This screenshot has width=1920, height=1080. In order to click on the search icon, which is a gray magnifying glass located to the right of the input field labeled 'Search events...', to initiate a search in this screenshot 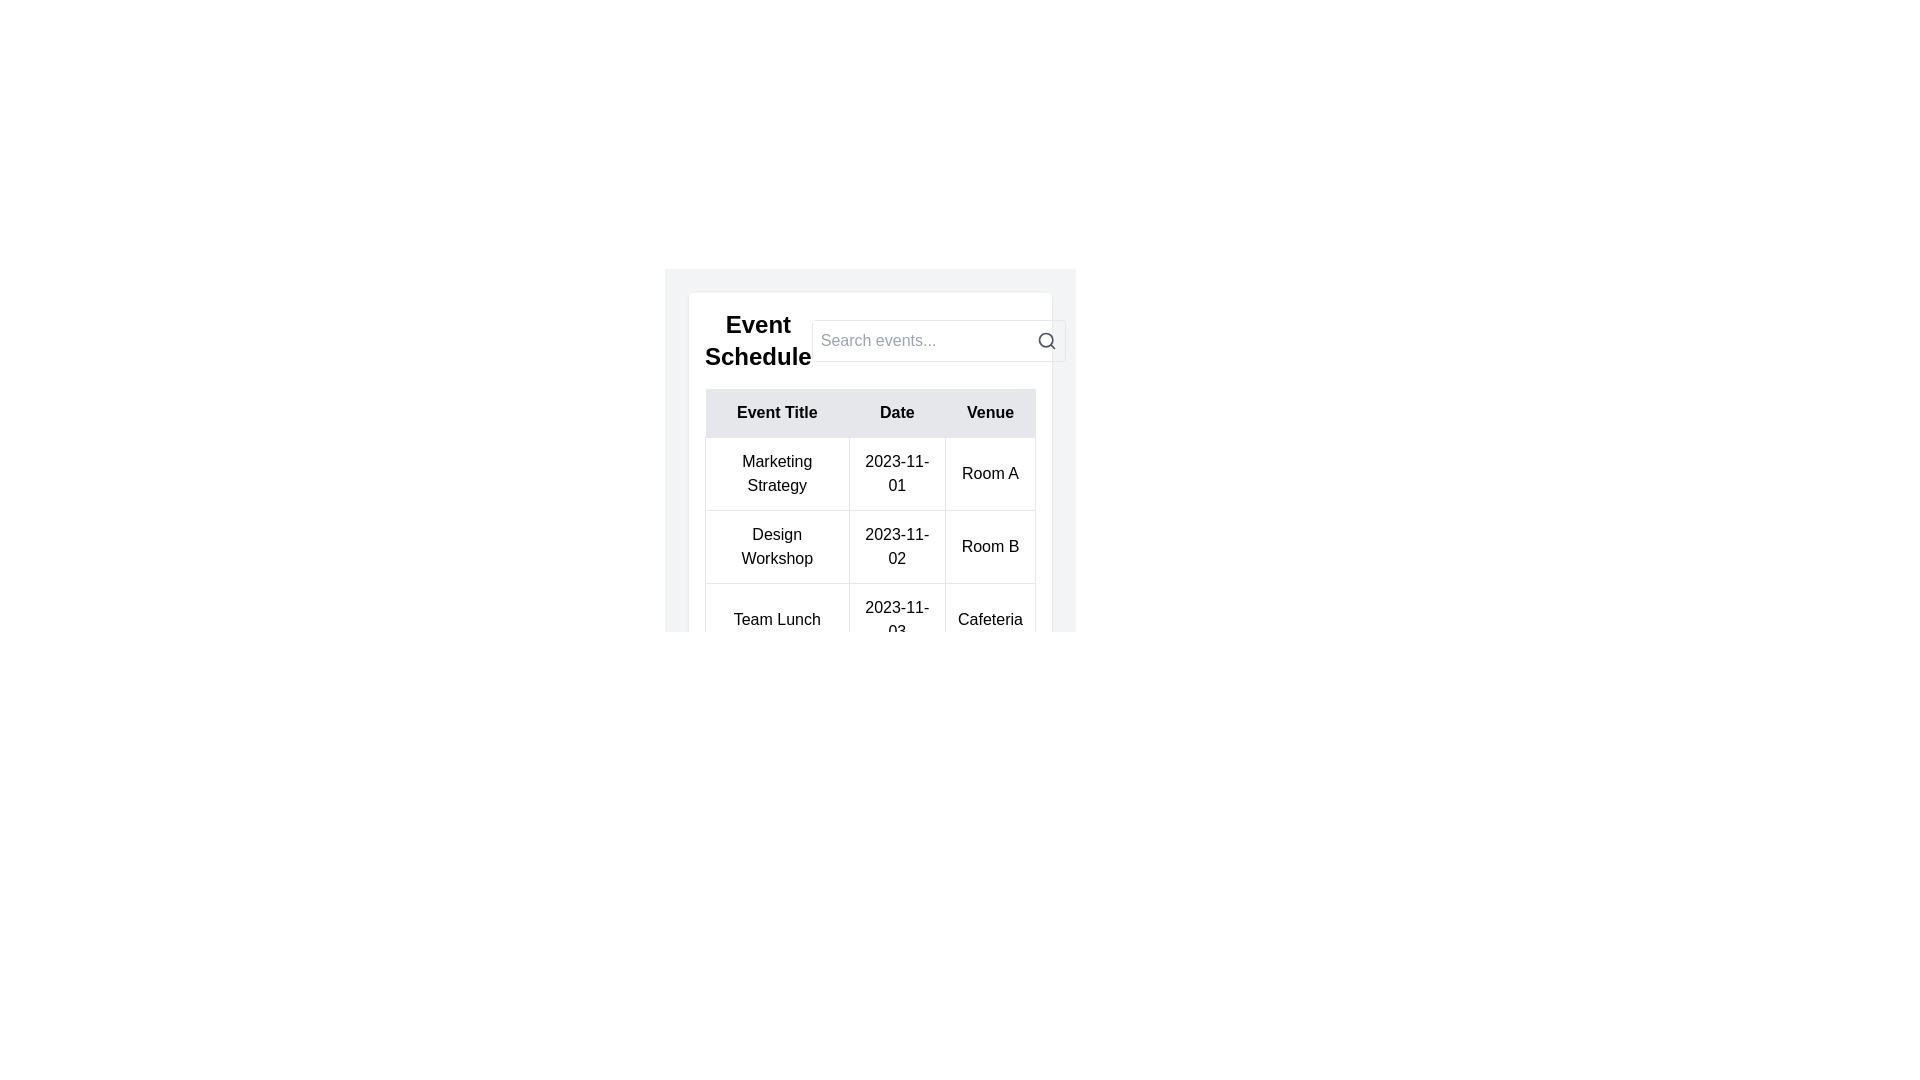, I will do `click(1045, 339)`.